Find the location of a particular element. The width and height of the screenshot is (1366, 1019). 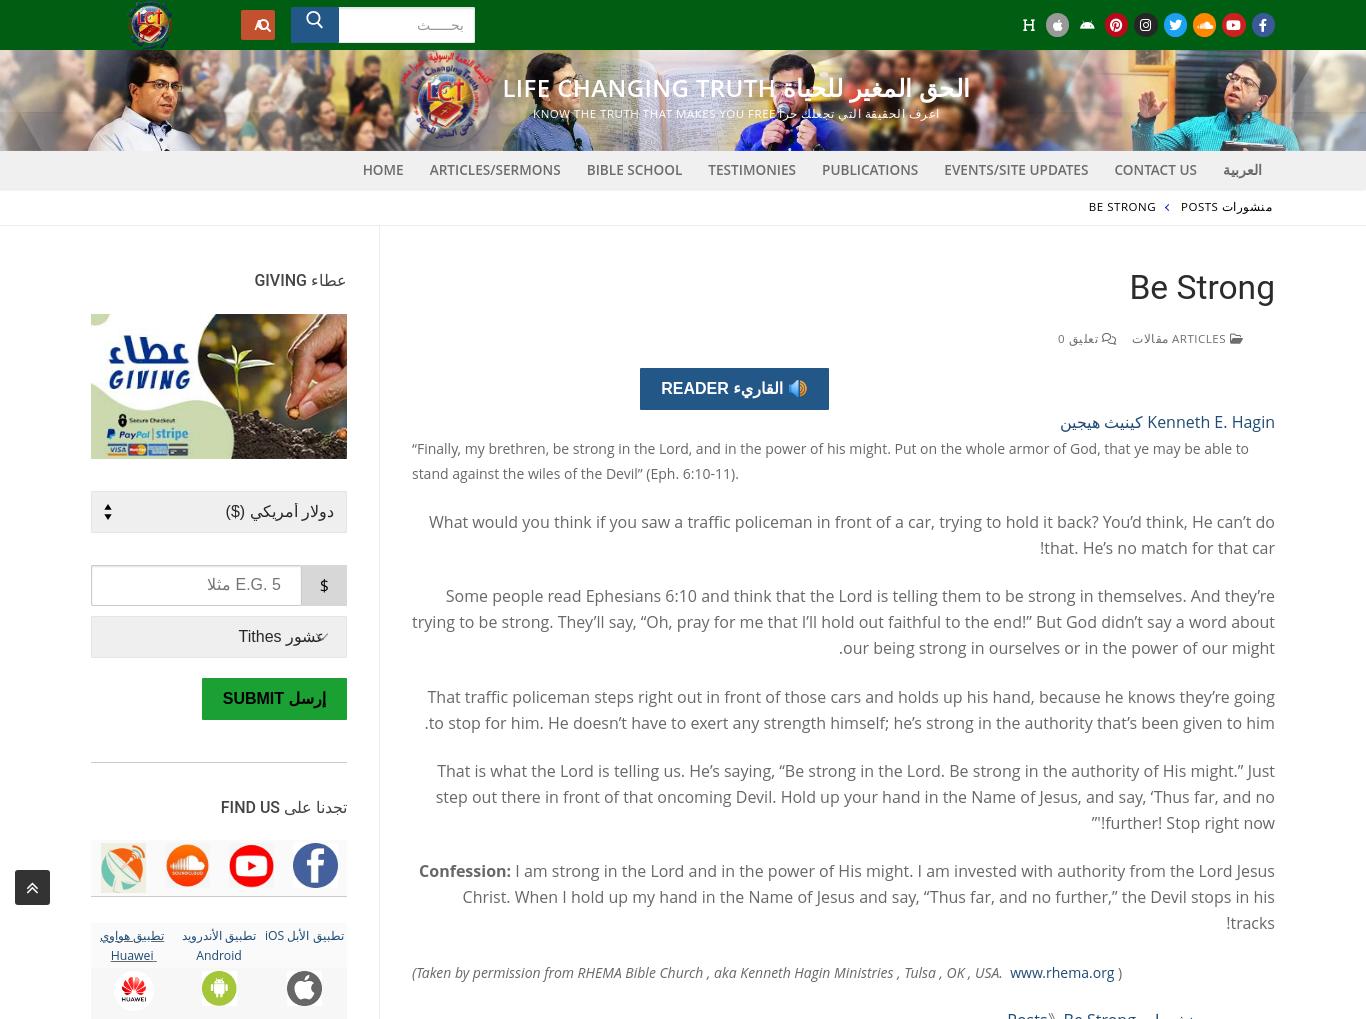

'اعرف الحقيقة التي تجعلك حراً Know the Truth that Makes you free' is located at coordinates (736, 112).